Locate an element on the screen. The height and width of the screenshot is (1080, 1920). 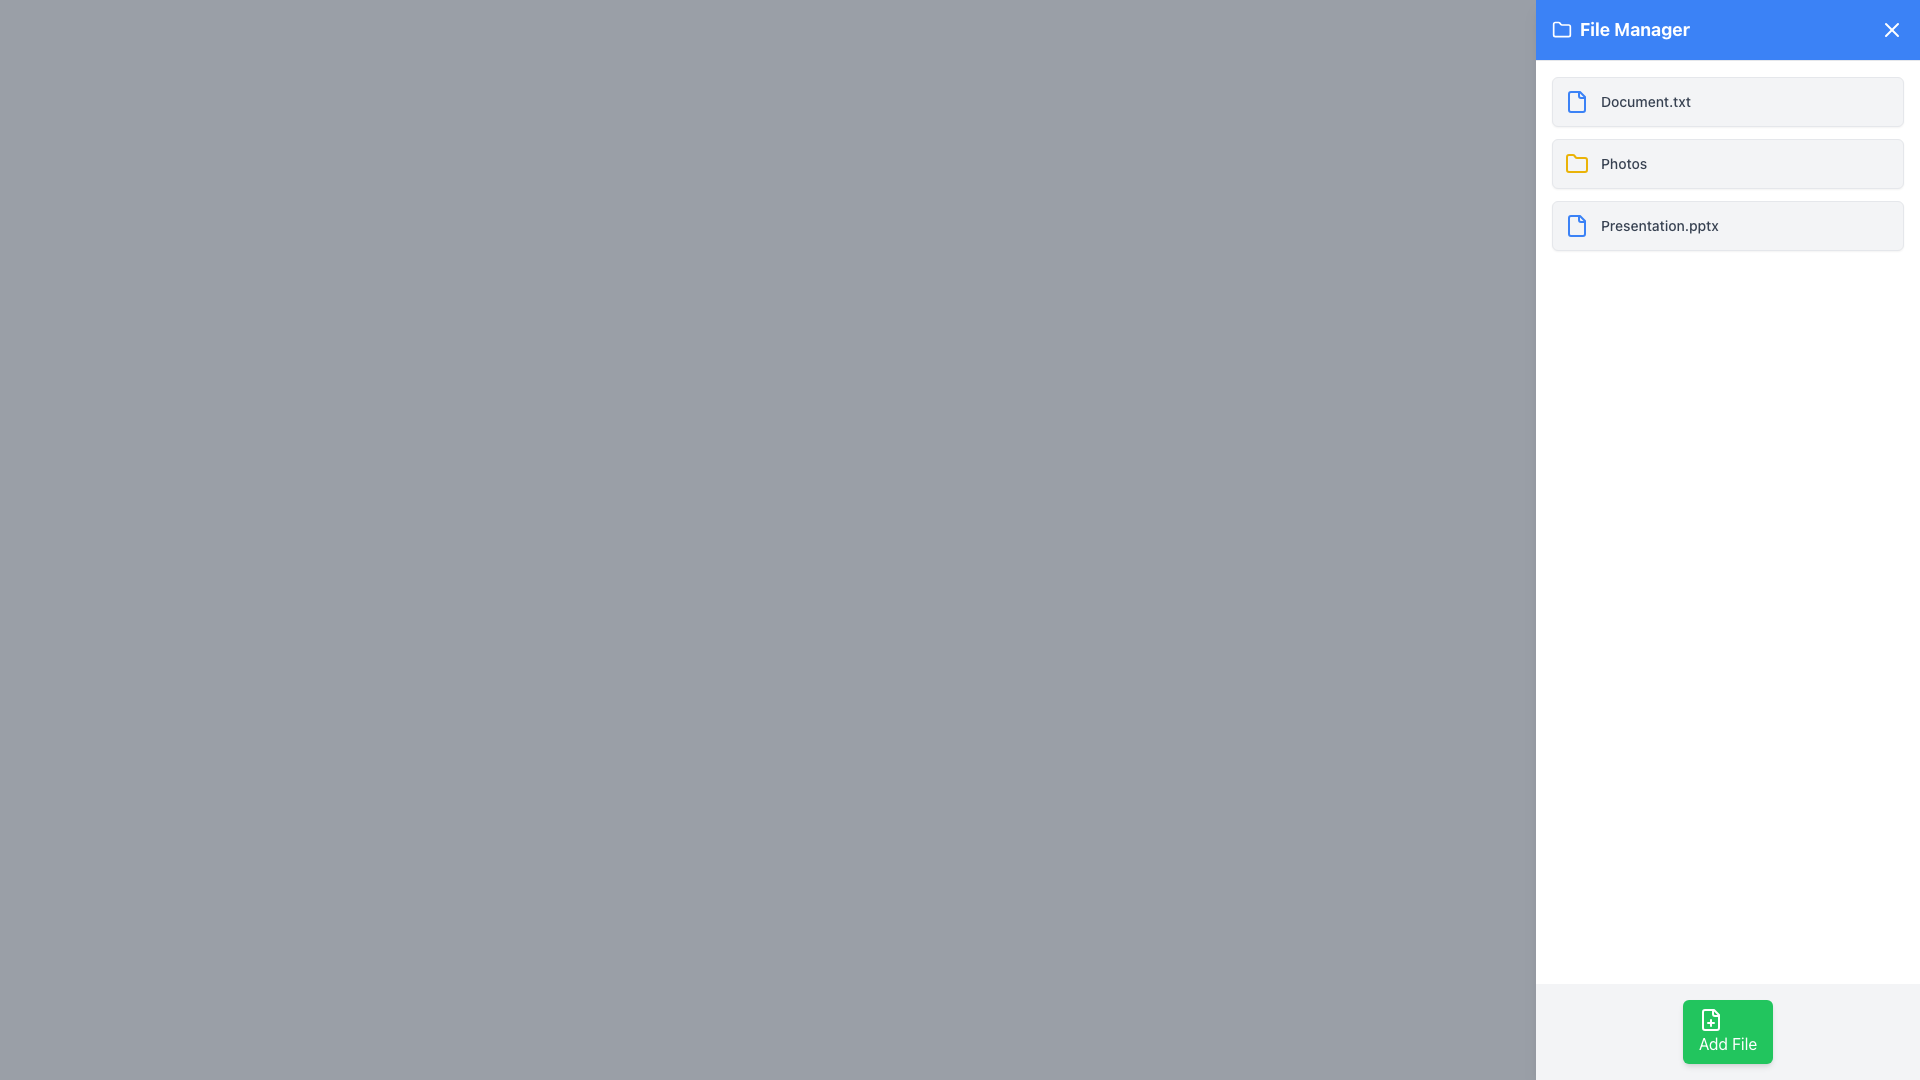
the yellow folder icon located to the left of the 'Photos' label in the second row of the file manager interface is located at coordinates (1576, 161).